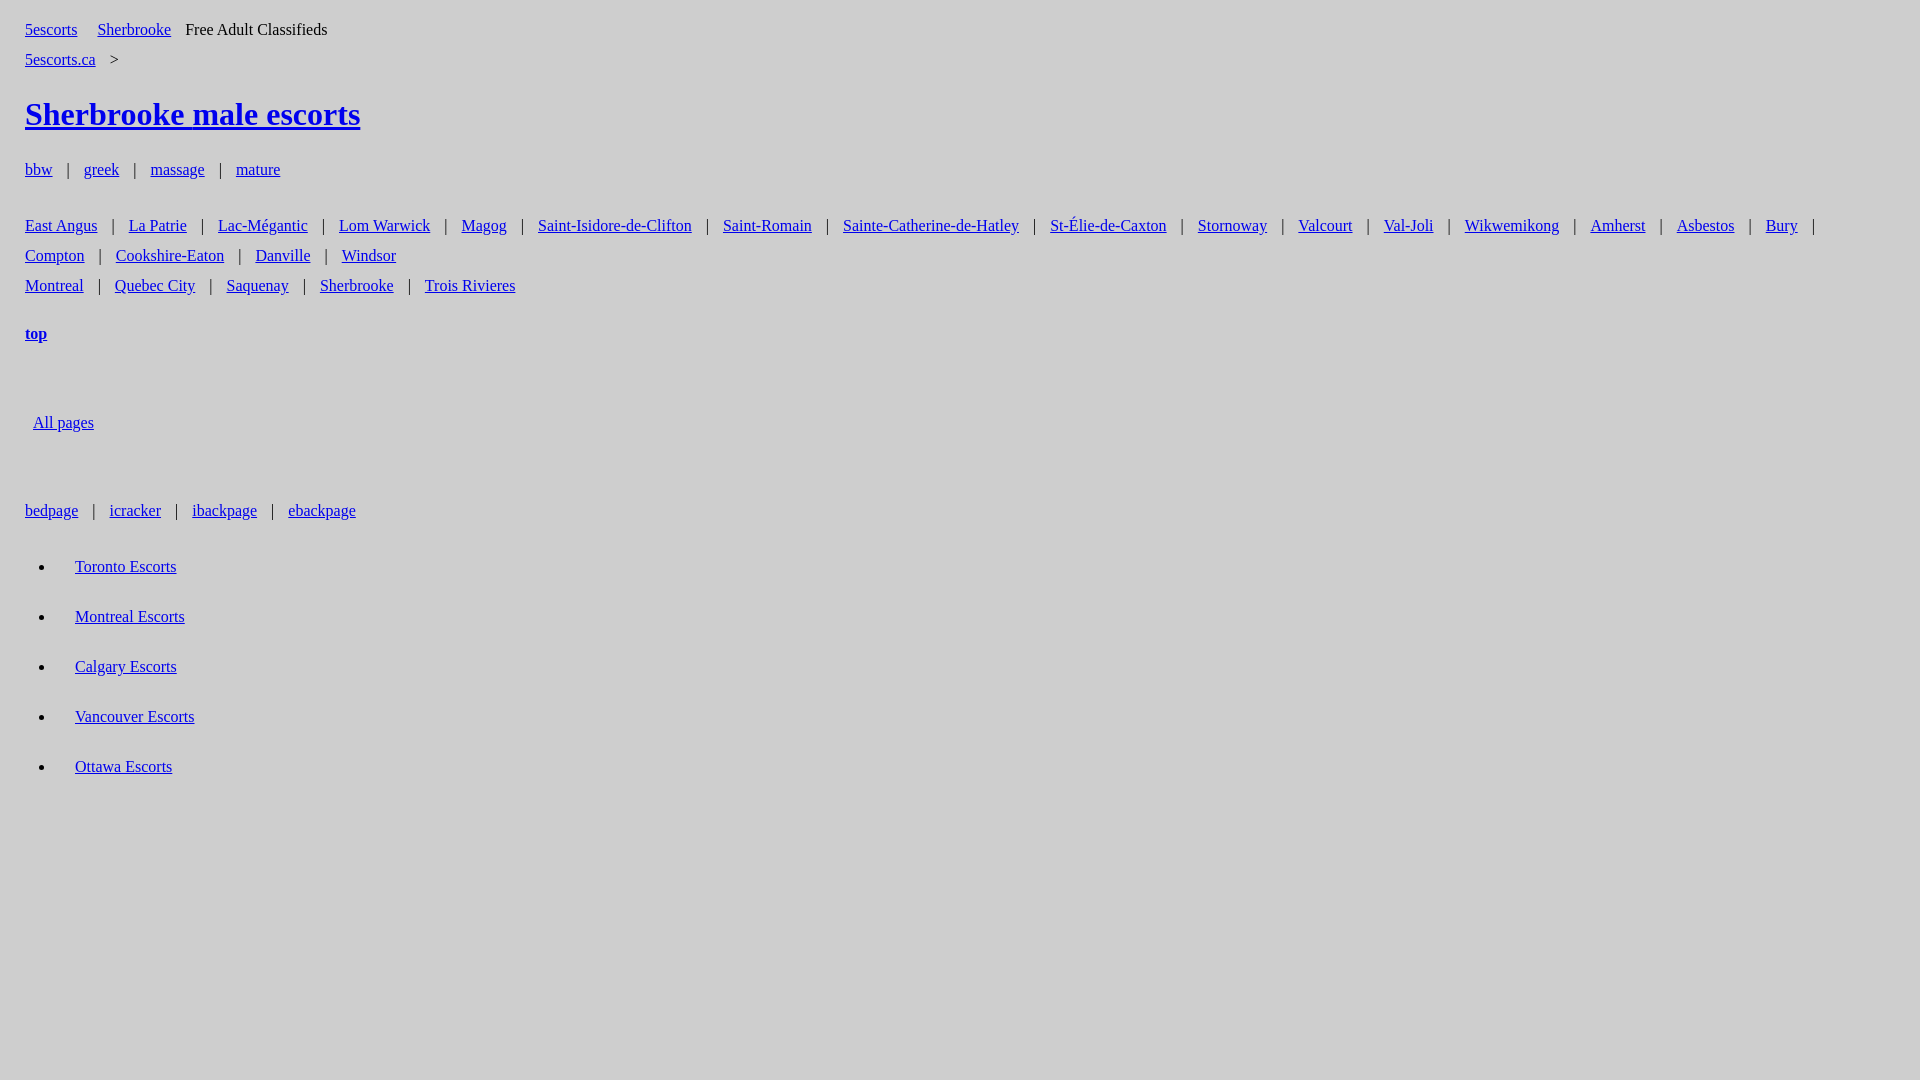 This screenshot has height=1080, width=1920. What do you see at coordinates (766, 225) in the screenshot?
I see `'Saint-Romain'` at bounding box center [766, 225].